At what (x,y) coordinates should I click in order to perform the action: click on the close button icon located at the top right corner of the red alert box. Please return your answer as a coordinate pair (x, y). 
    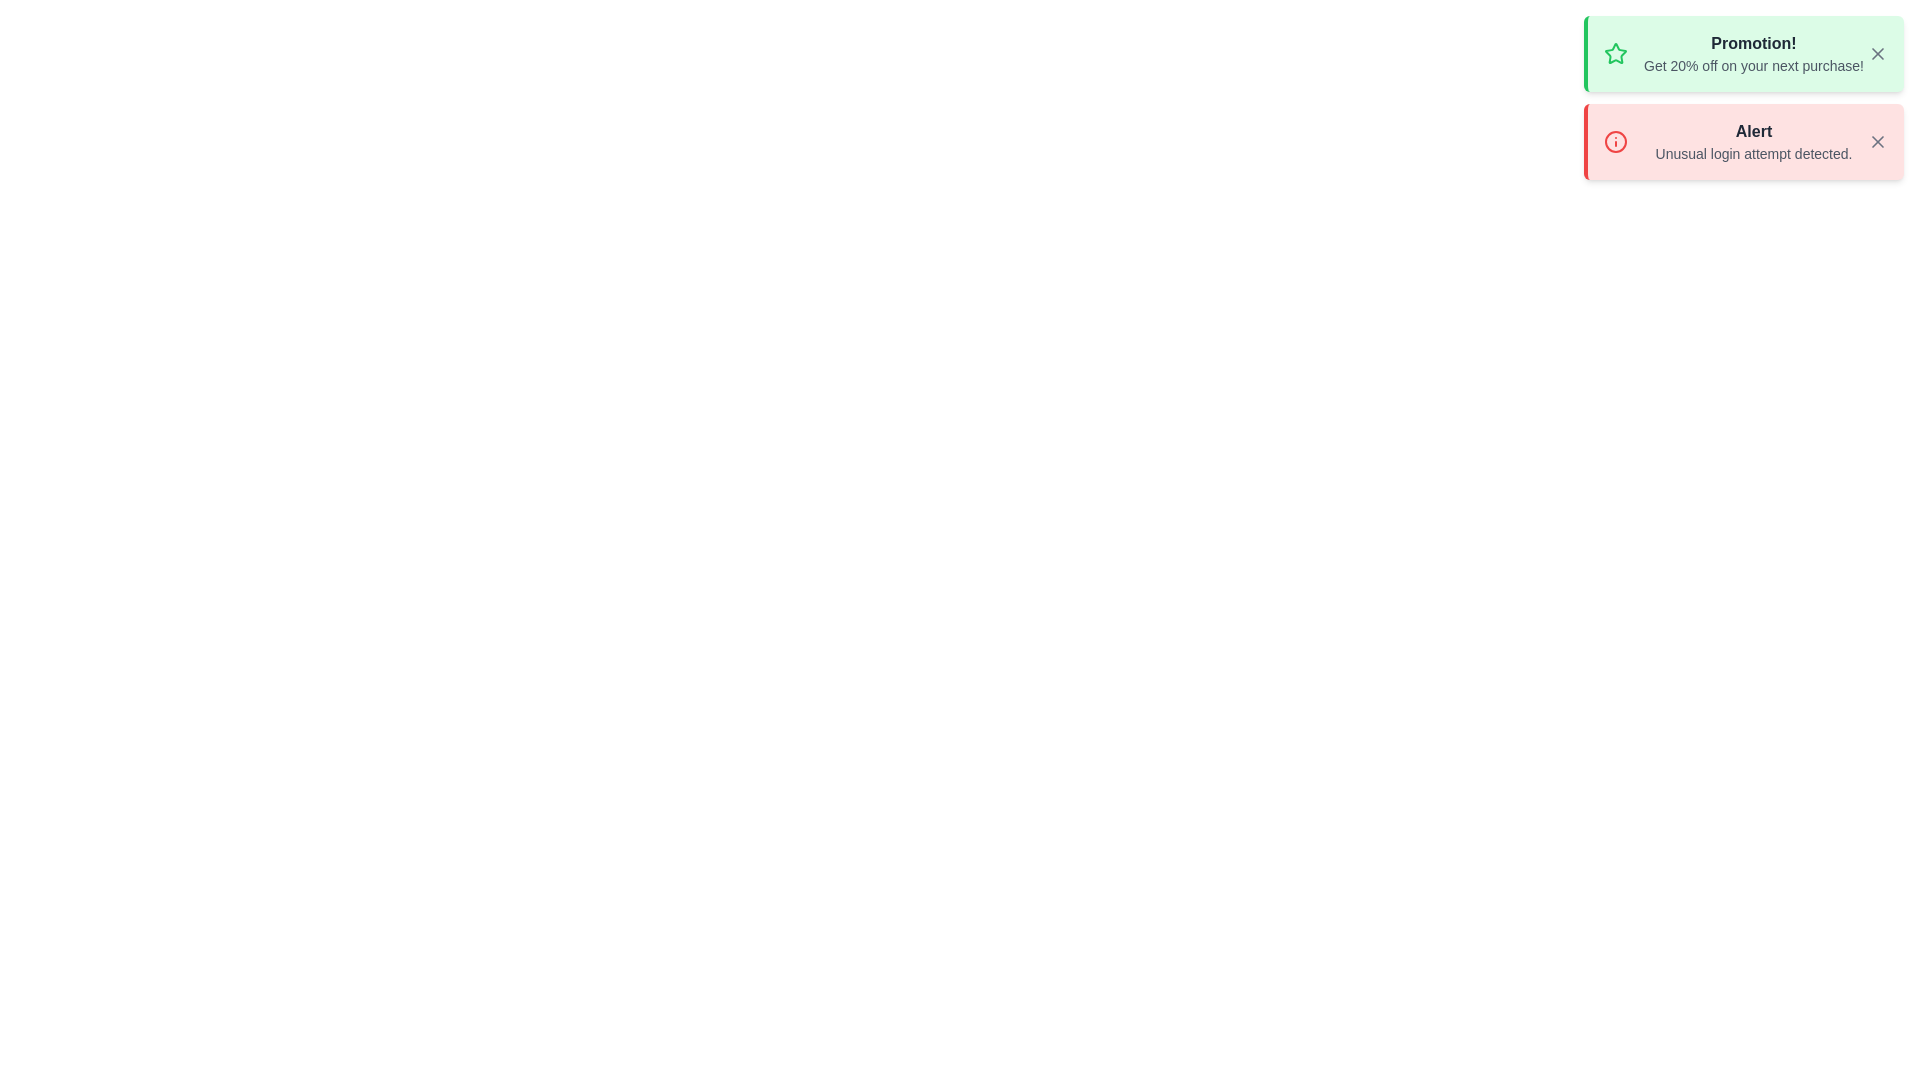
    Looking at the image, I should click on (1876, 141).